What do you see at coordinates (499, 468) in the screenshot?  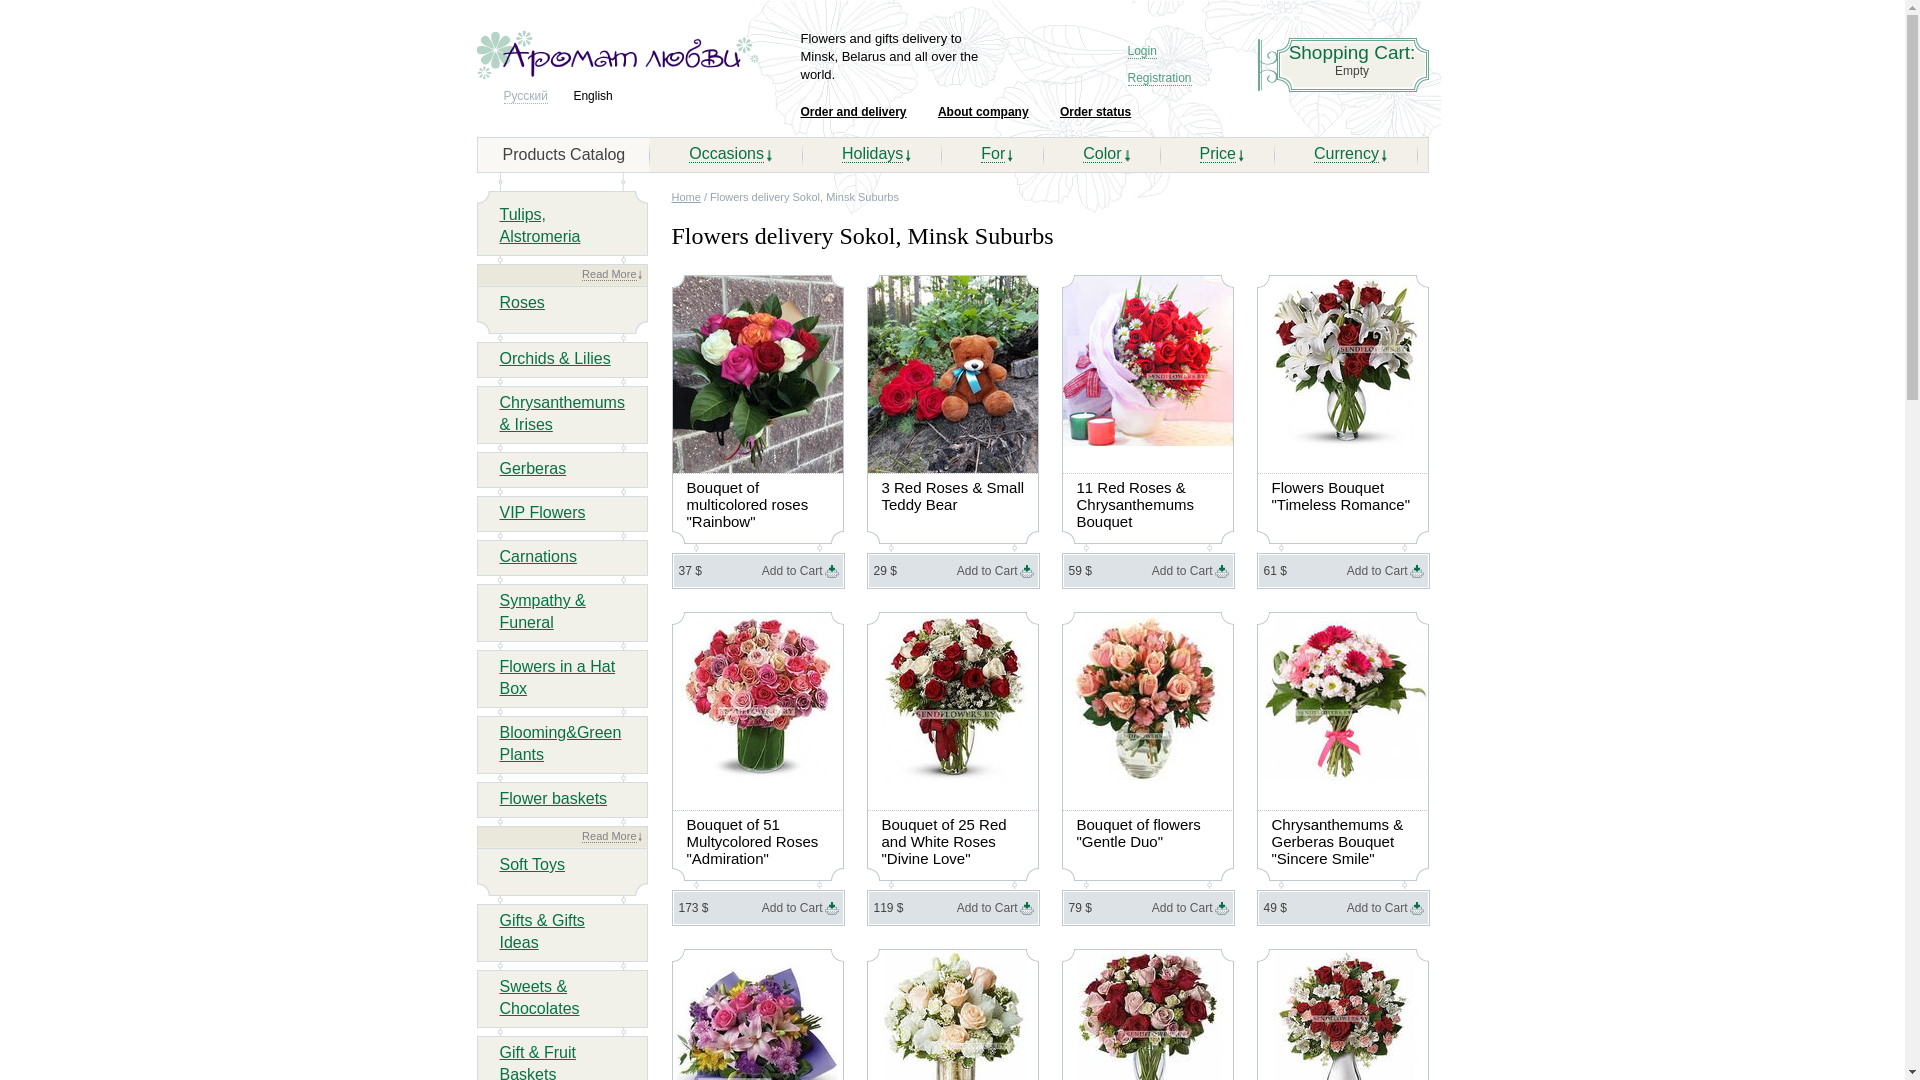 I see `'Gerberas'` at bounding box center [499, 468].